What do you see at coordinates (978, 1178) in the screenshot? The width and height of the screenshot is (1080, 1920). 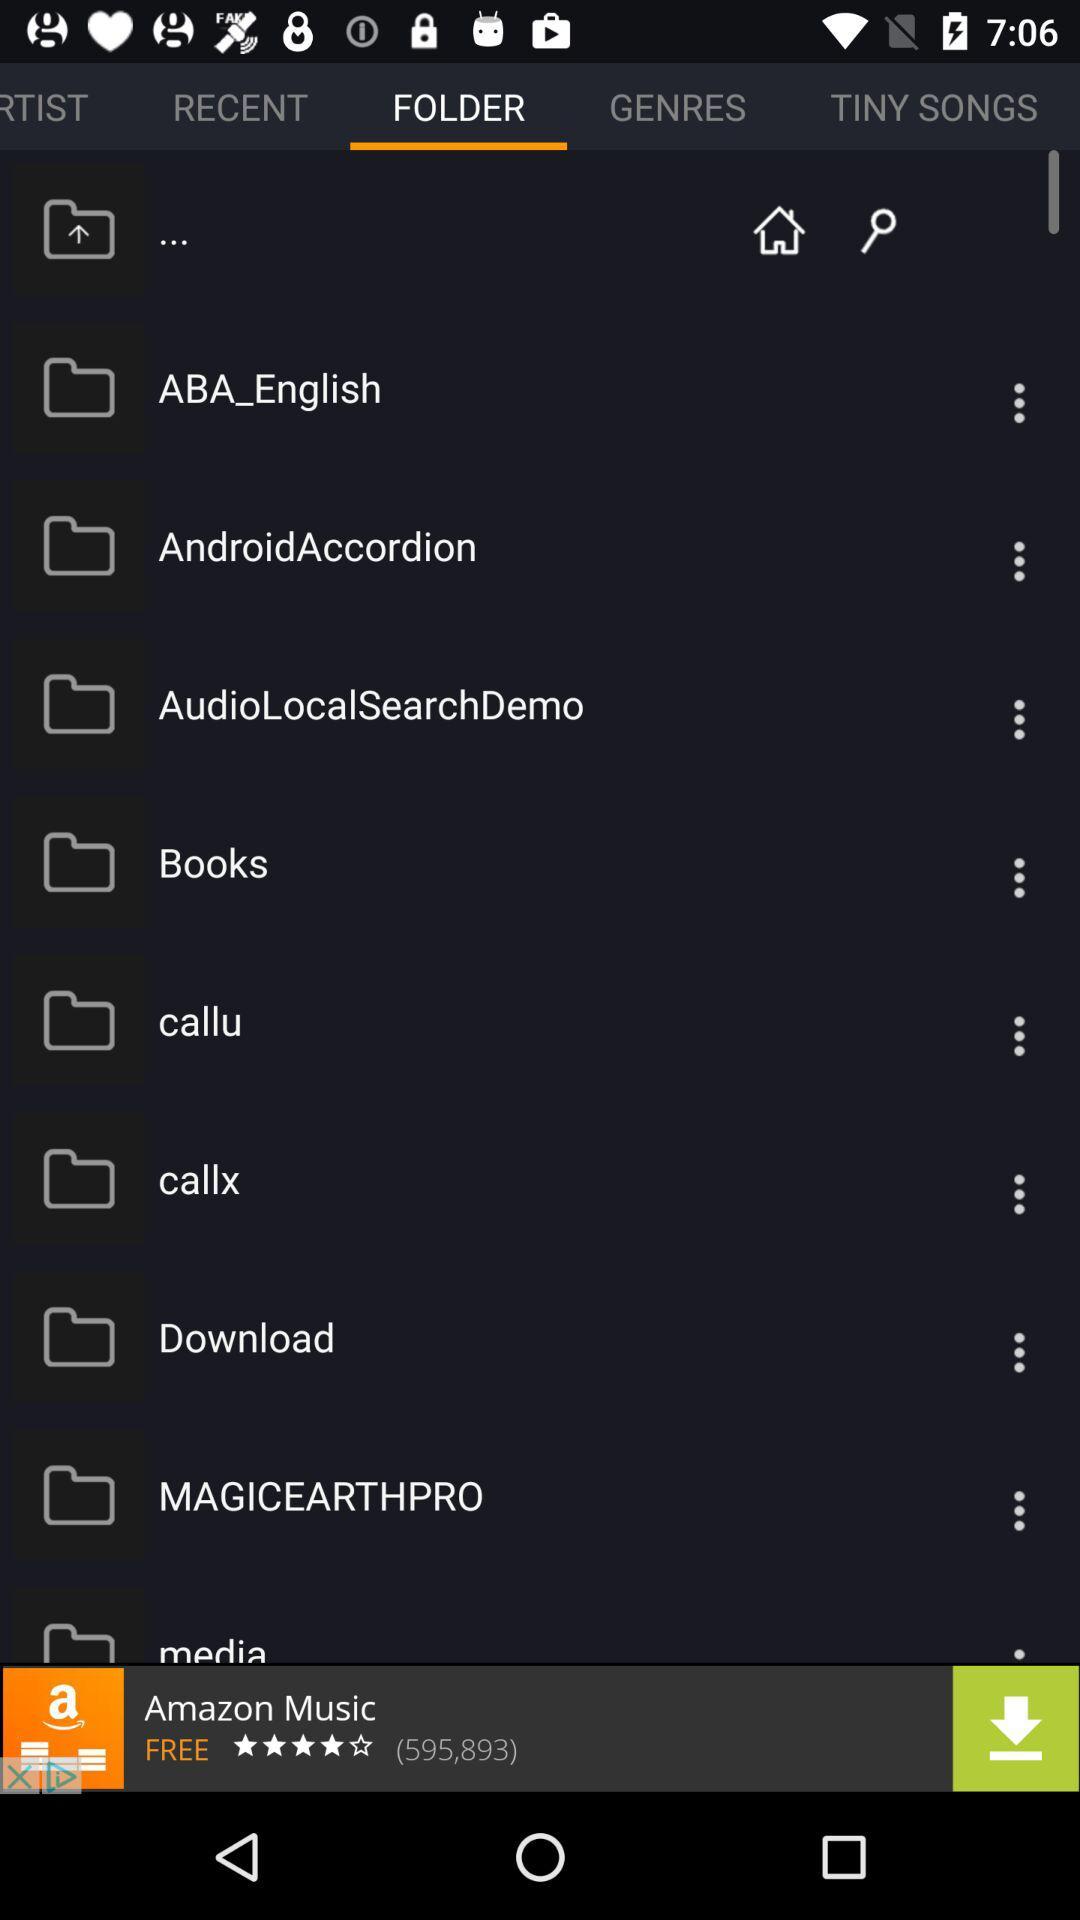 I see `autoplay option` at bounding box center [978, 1178].